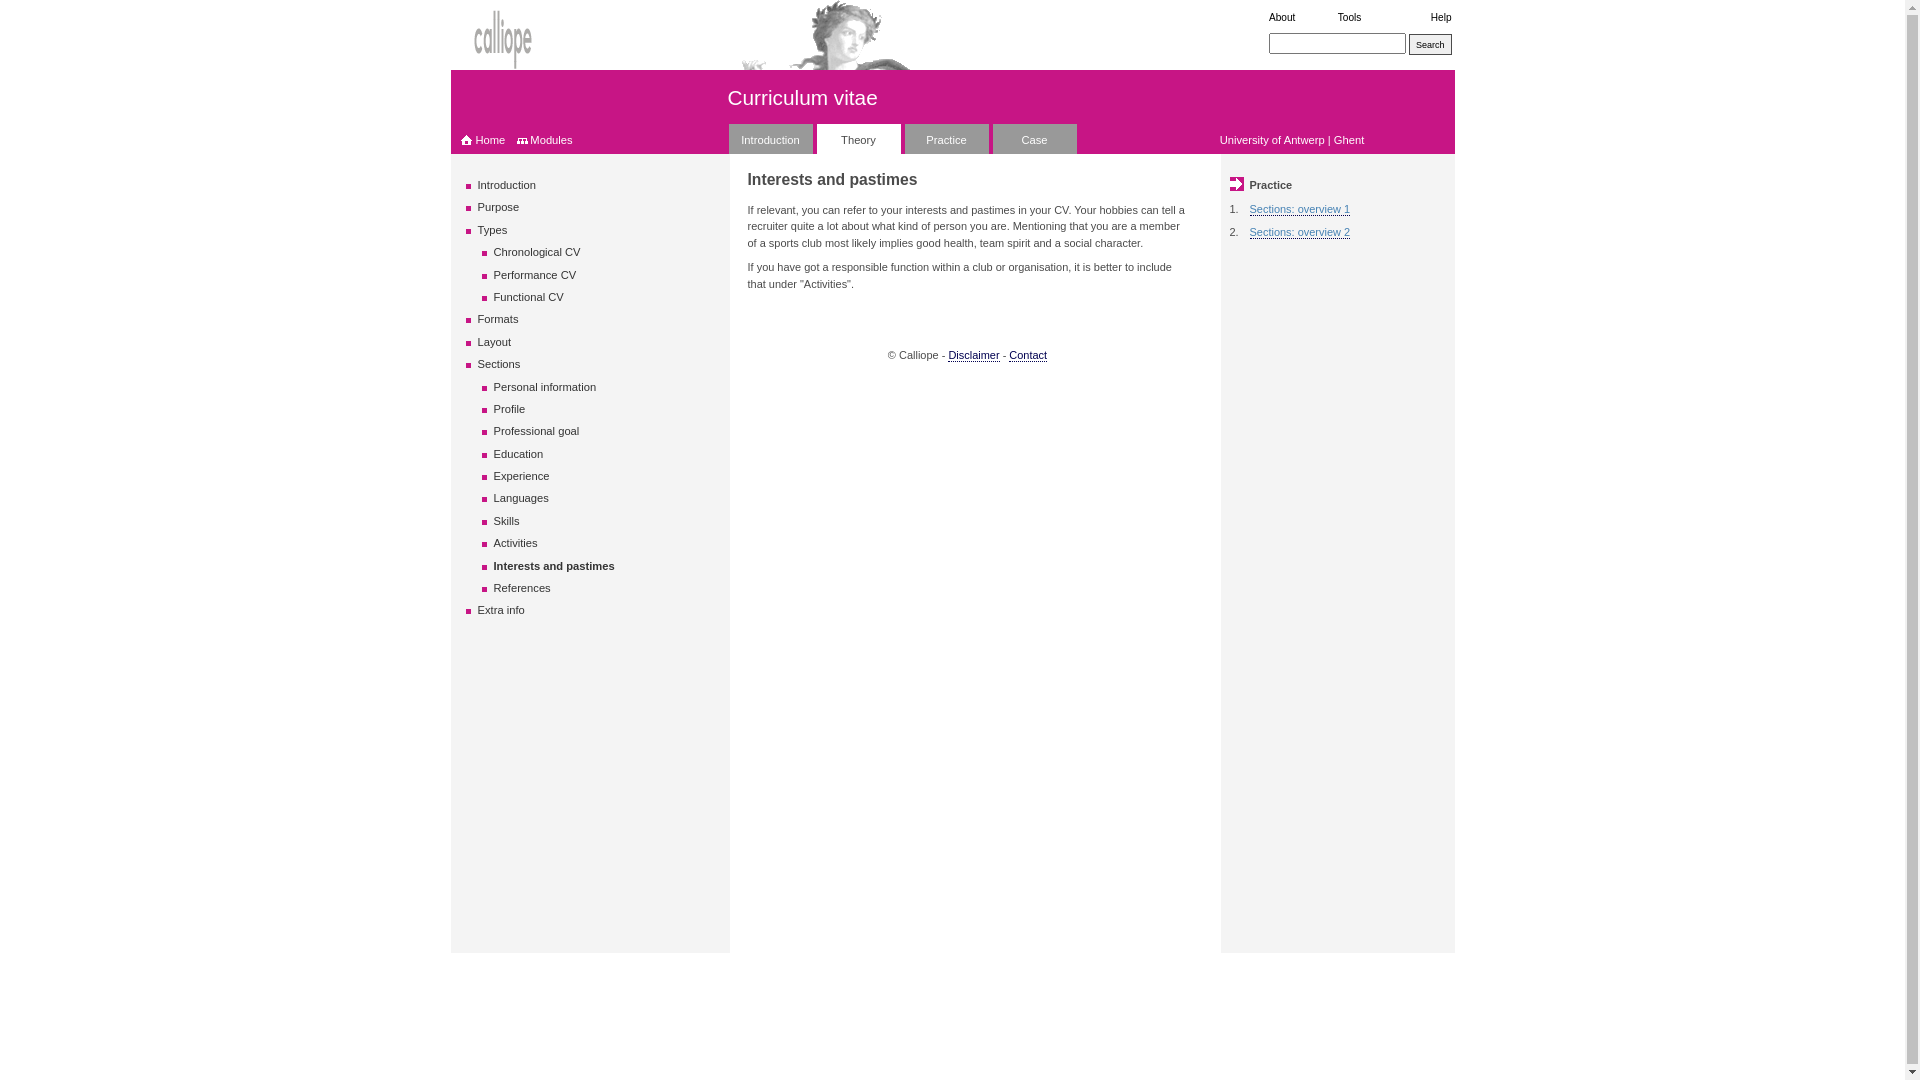 This screenshot has width=1920, height=1080. I want to click on '|', so click(1329, 138).